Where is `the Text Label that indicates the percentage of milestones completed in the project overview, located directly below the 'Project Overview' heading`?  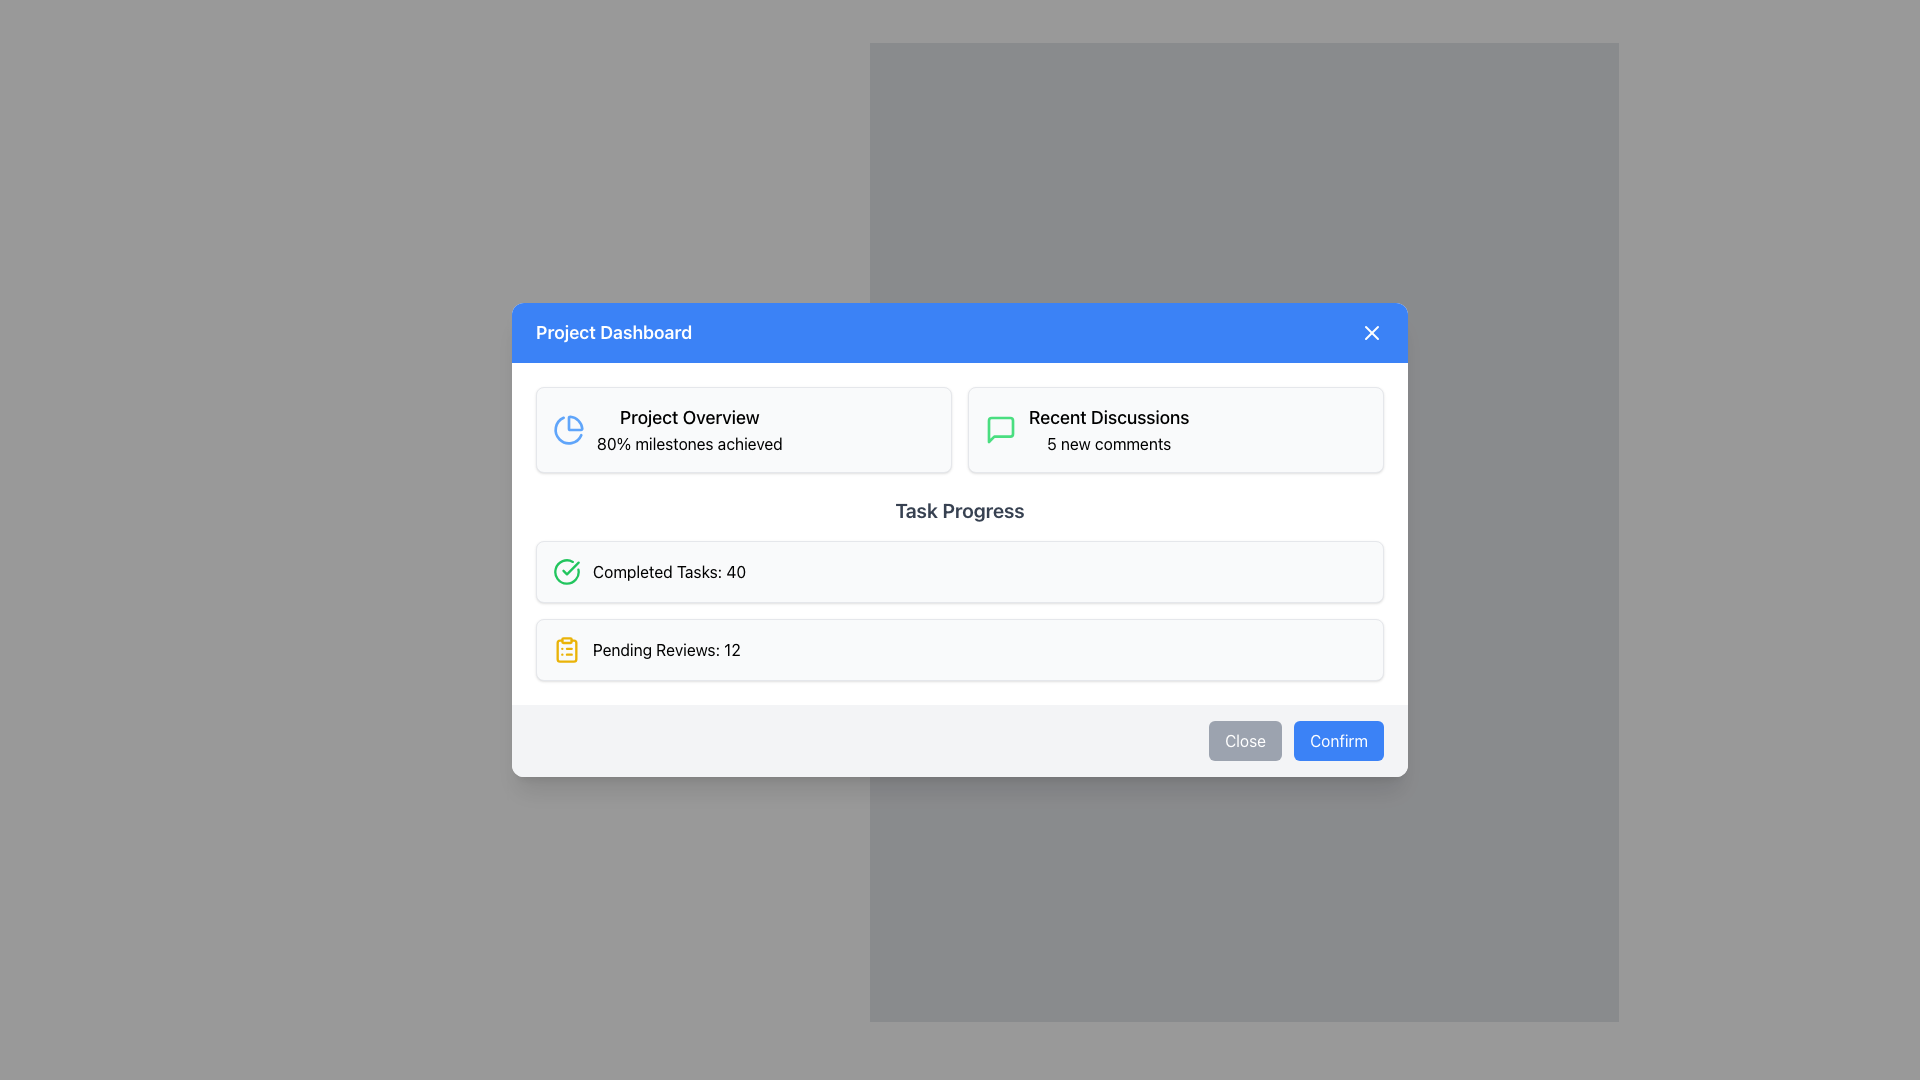 the Text Label that indicates the percentage of milestones completed in the project overview, located directly below the 'Project Overview' heading is located at coordinates (689, 442).